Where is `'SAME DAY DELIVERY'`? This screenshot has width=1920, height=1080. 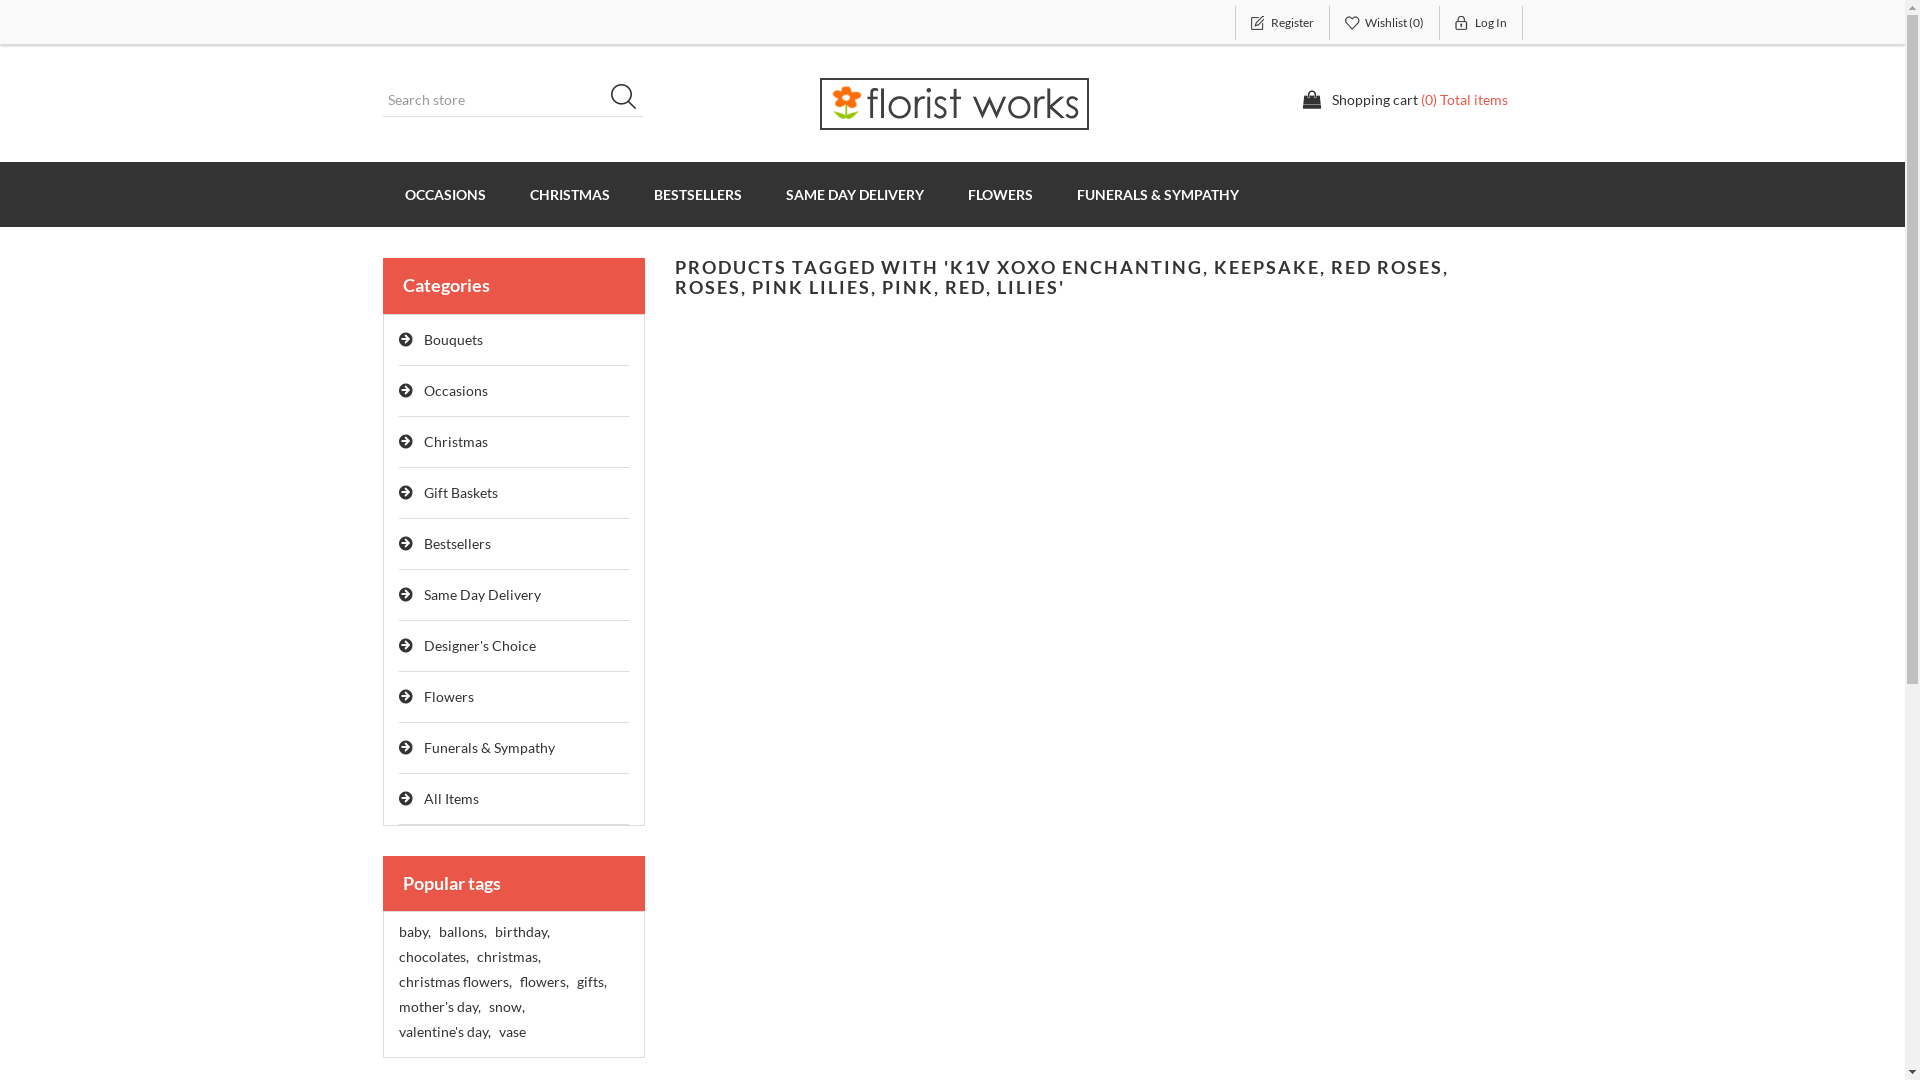 'SAME DAY DELIVERY' is located at coordinates (854, 194).